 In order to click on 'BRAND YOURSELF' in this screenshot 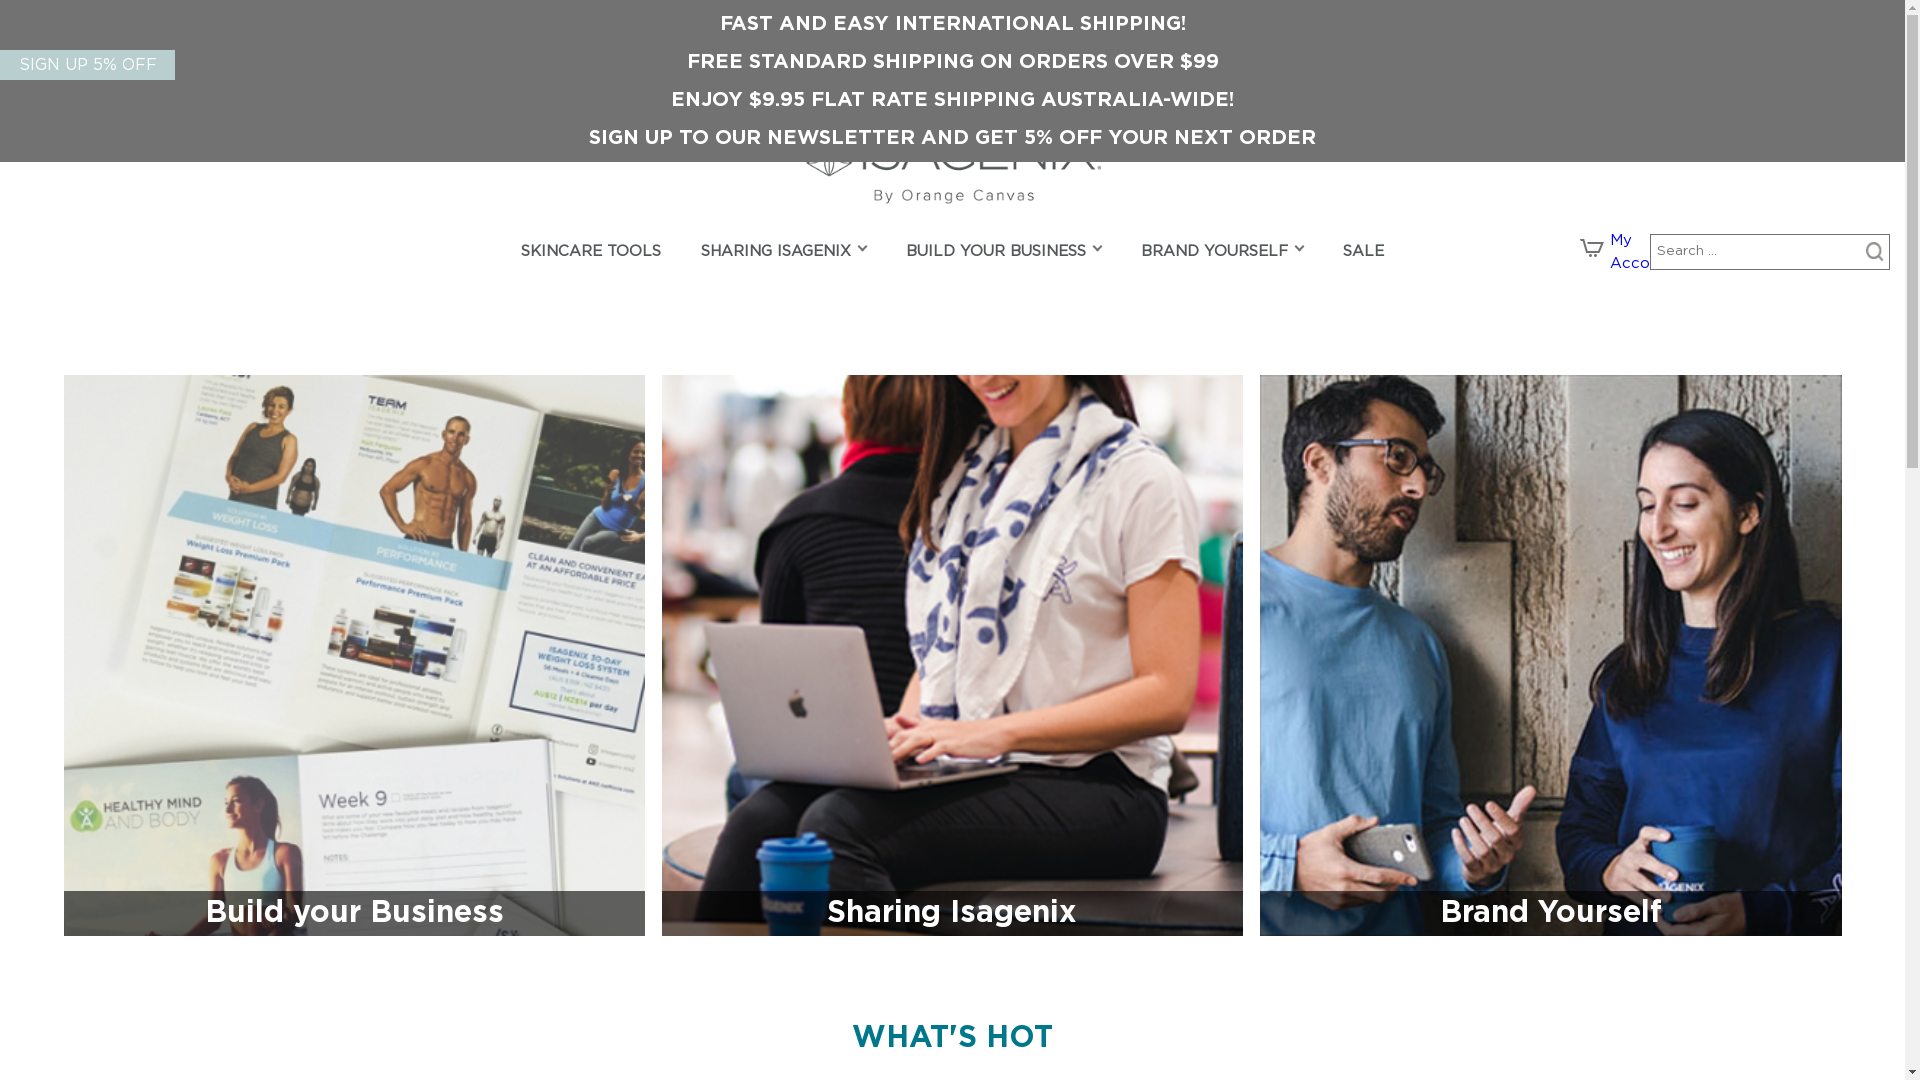, I will do `click(1213, 253)`.